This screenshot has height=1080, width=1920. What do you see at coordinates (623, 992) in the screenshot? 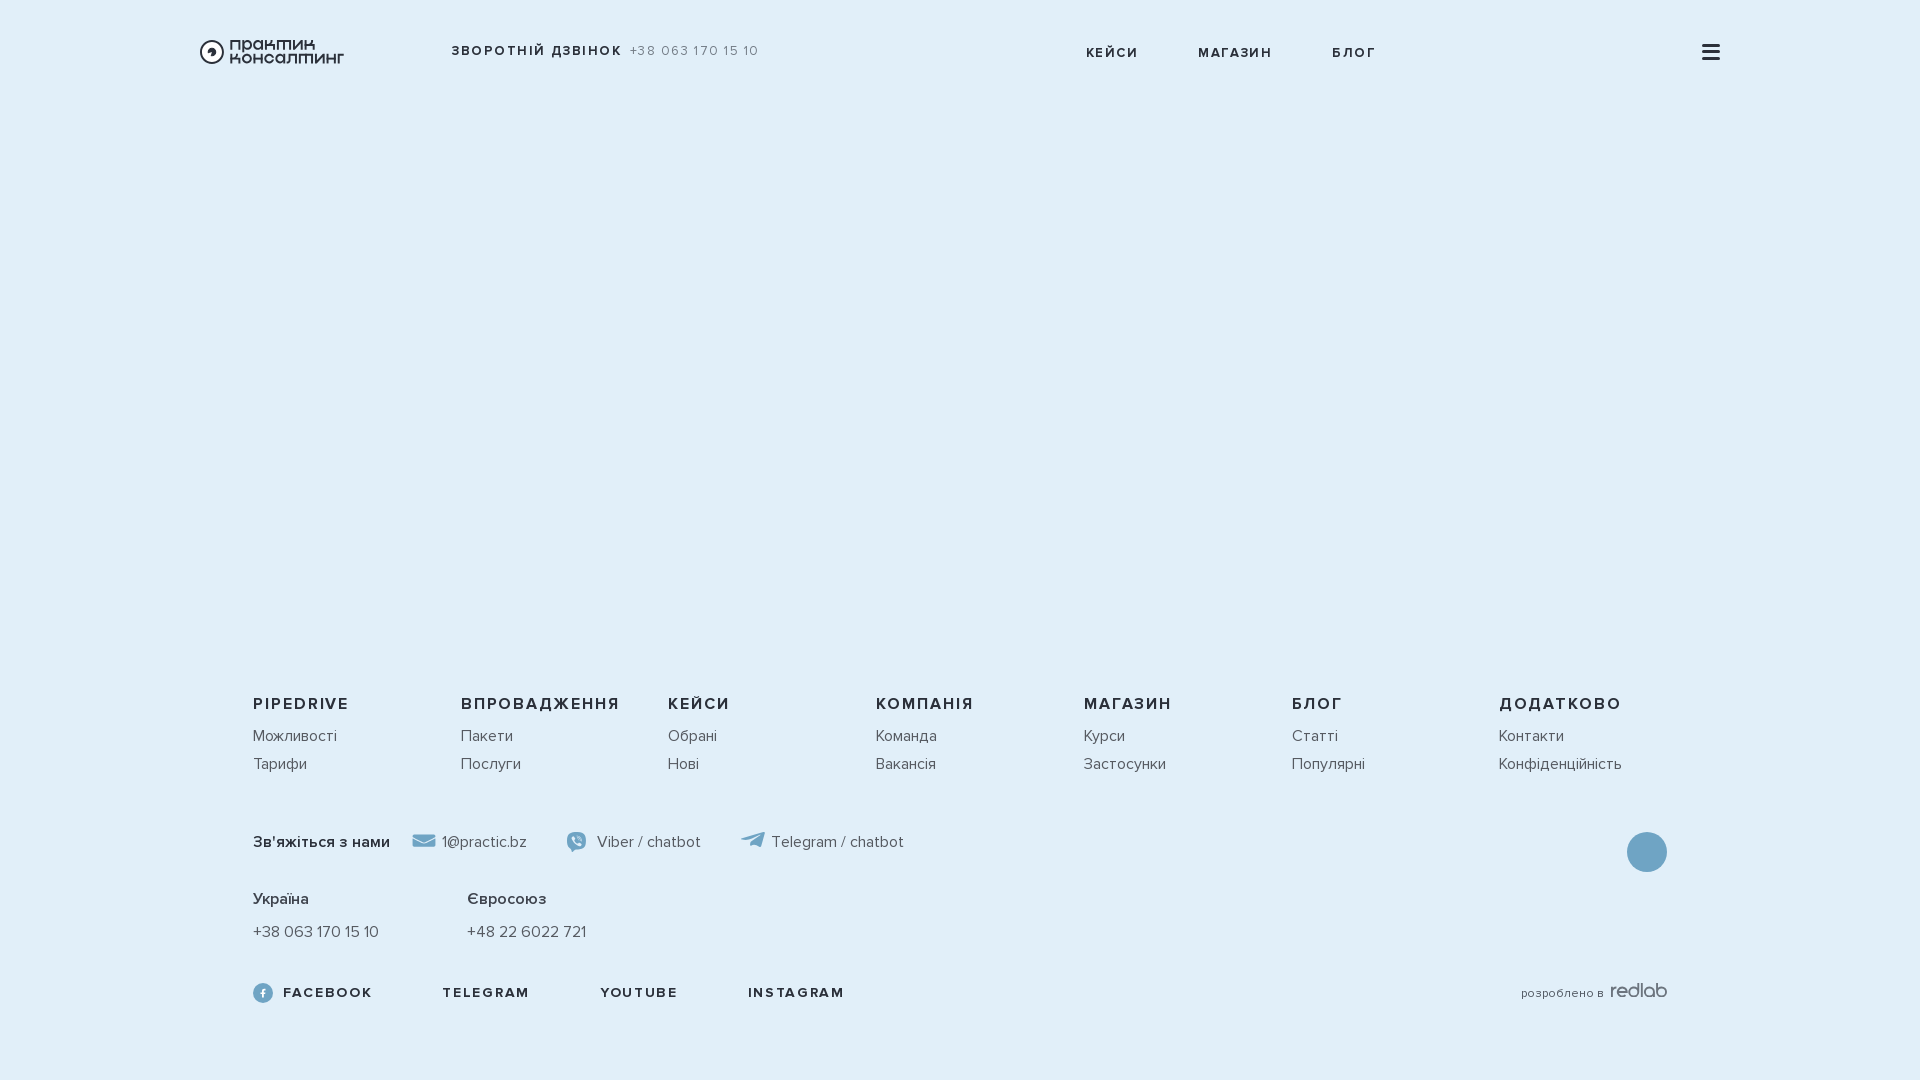
I see `'YOUTUBE'` at bounding box center [623, 992].